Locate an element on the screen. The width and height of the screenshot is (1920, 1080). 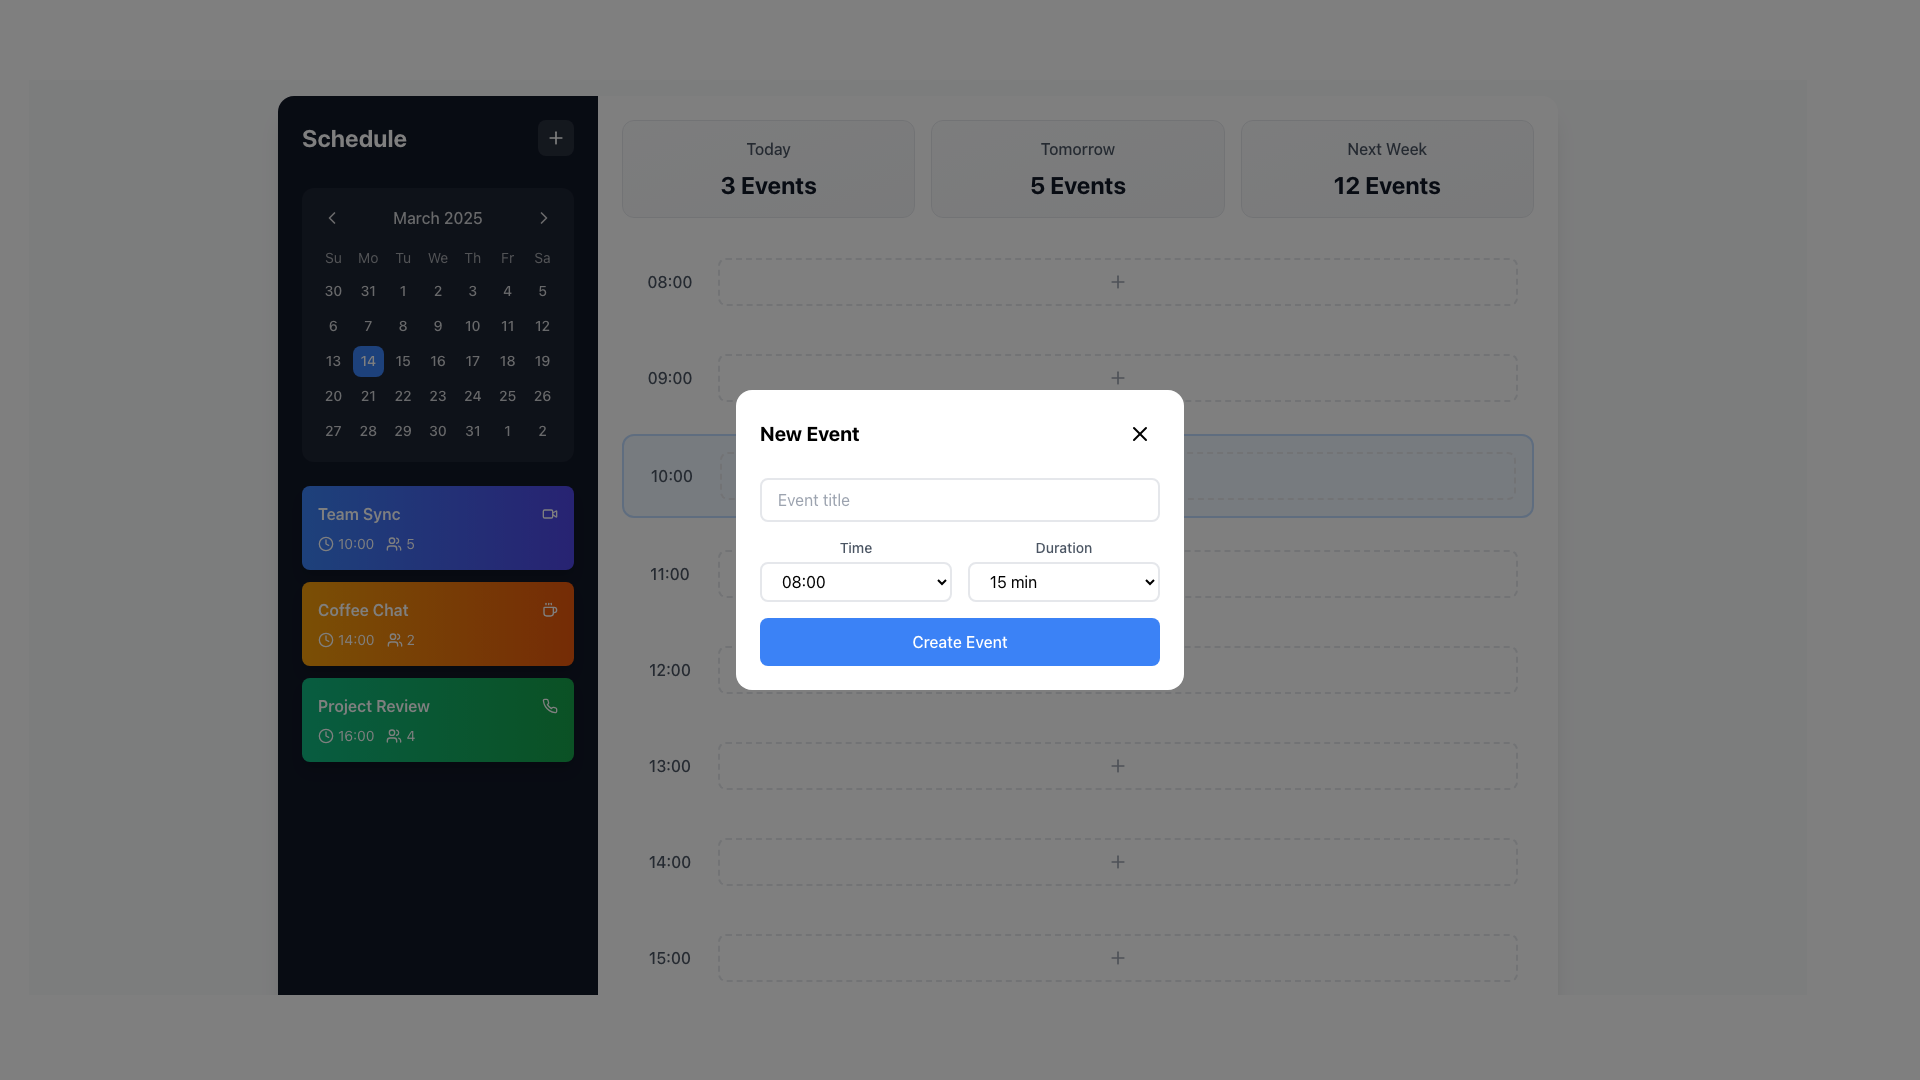
the time label indicating the 9:00 AM slot within the schedule, which serves as a visual reference for users to identify events associated with this specific time is located at coordinates (670, 378).